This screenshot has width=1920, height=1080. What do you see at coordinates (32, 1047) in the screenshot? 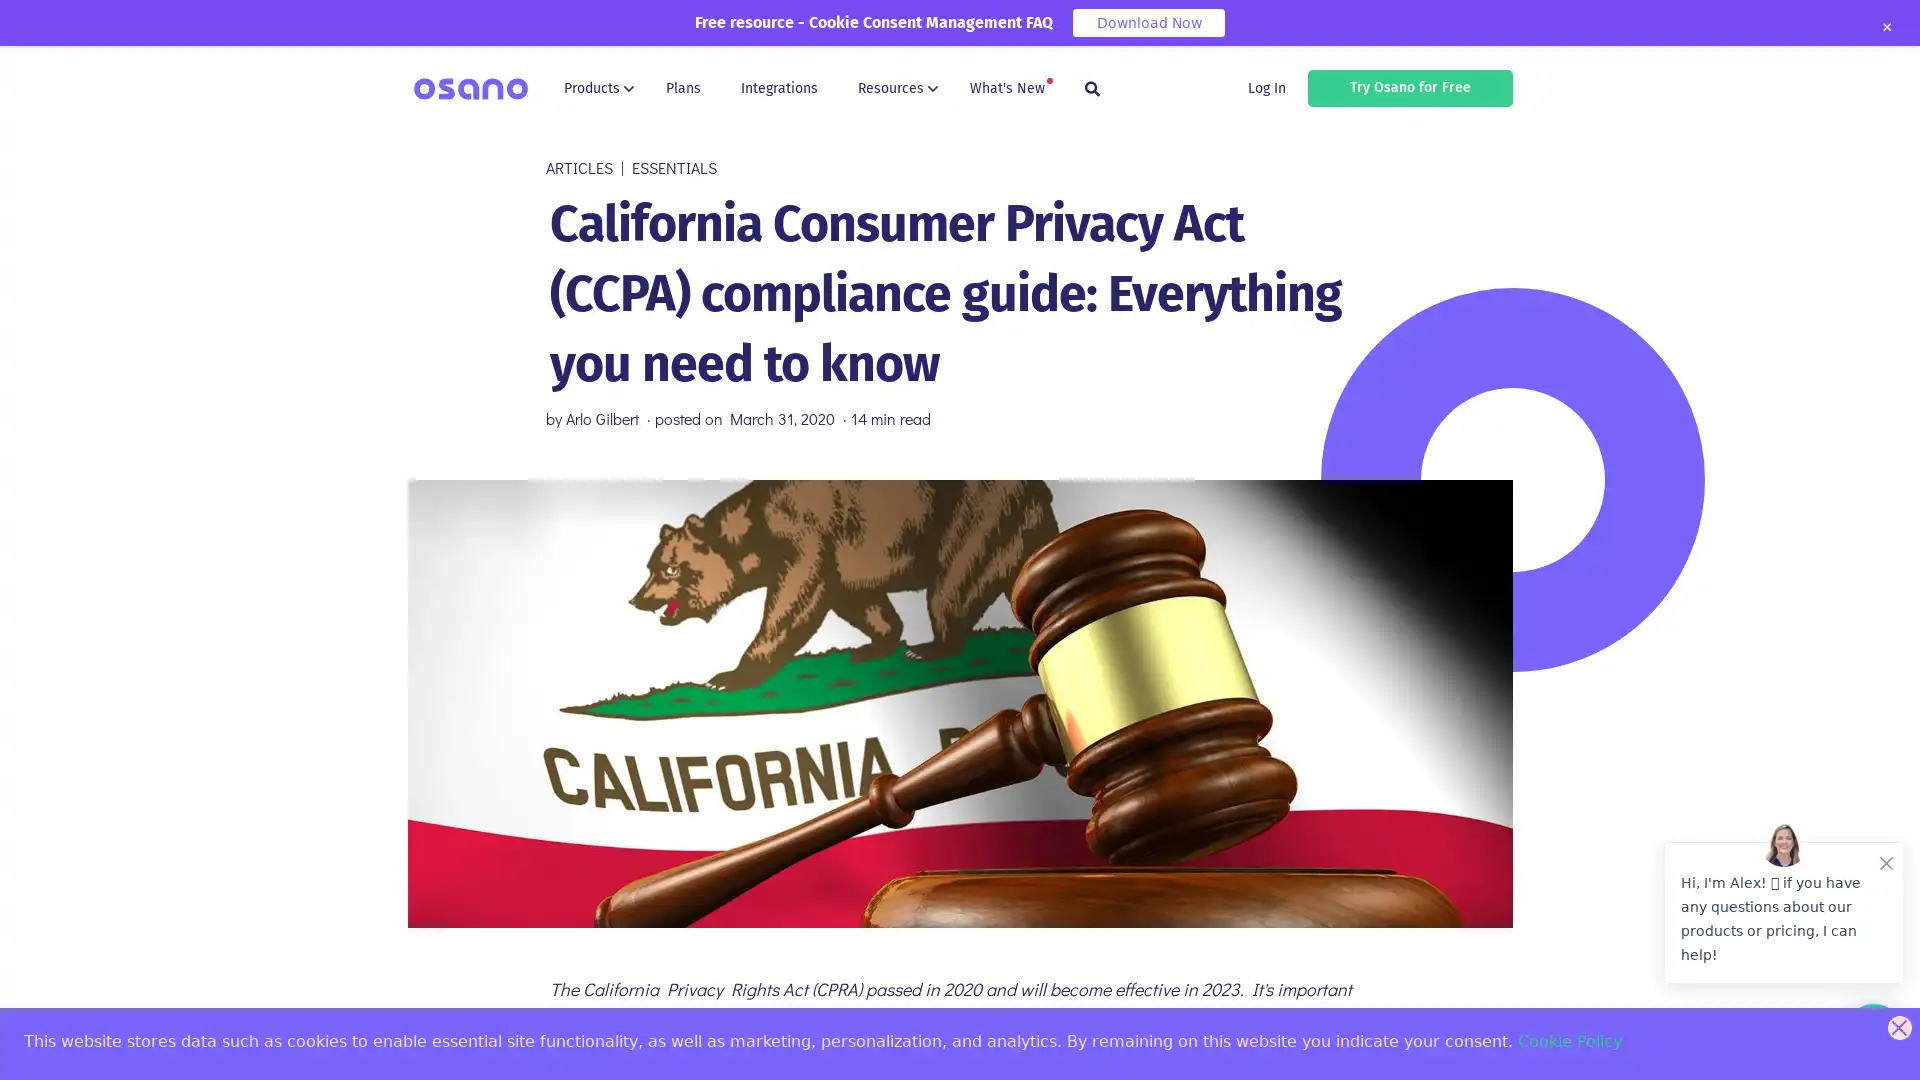
I see `Cookie Preferences` at bounding box center [32, 1047].